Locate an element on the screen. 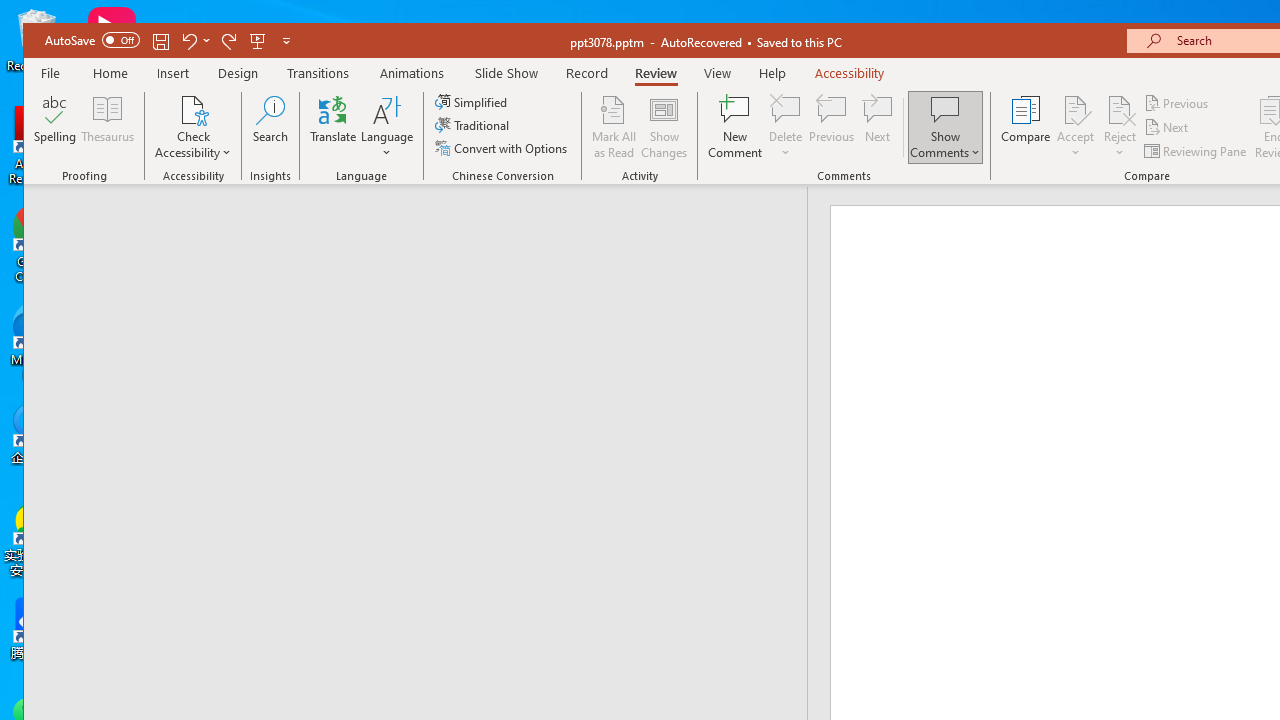 This screenshot has width=1280, height=720. 'Reviewing Pane' is located at coordinates (1196, 150).